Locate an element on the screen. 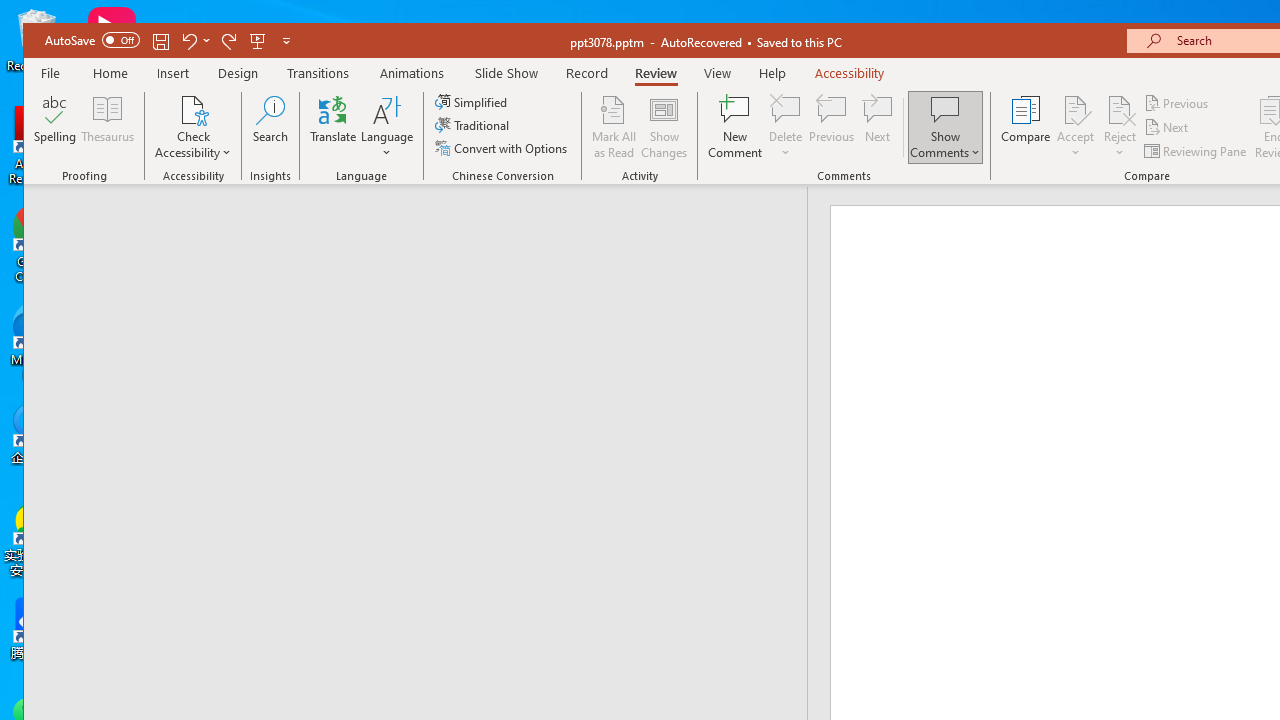 This screenshot has width=1280, height=720. 'Reviewing Pane' is located at coordinates (1196, 150).